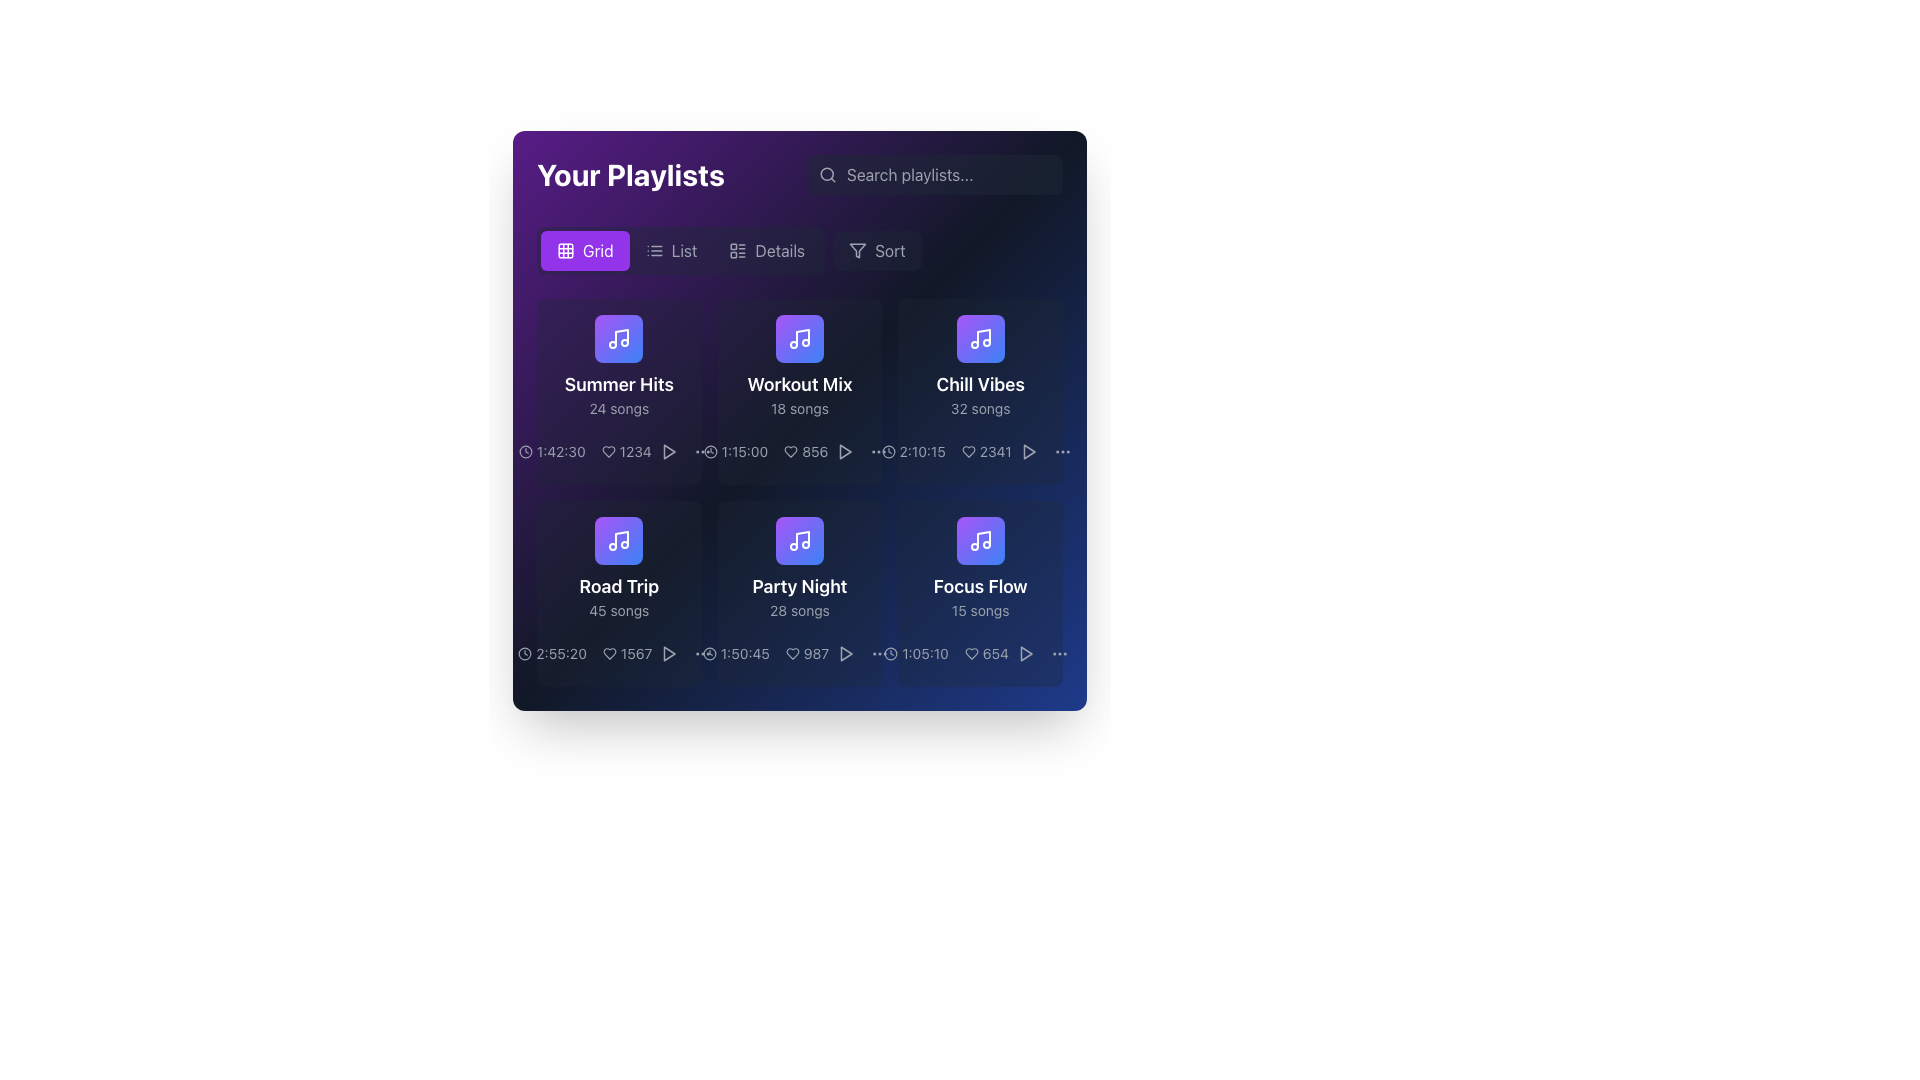 Image resolution: width=1920 pixels, height=1080 pixels. Describe the element at coordinates (737, 249) in the screenshot. I see `the SVG Image Icon within the 'Details' button, located to the right of the 'Grid' icon and the title 'List'` at that location.